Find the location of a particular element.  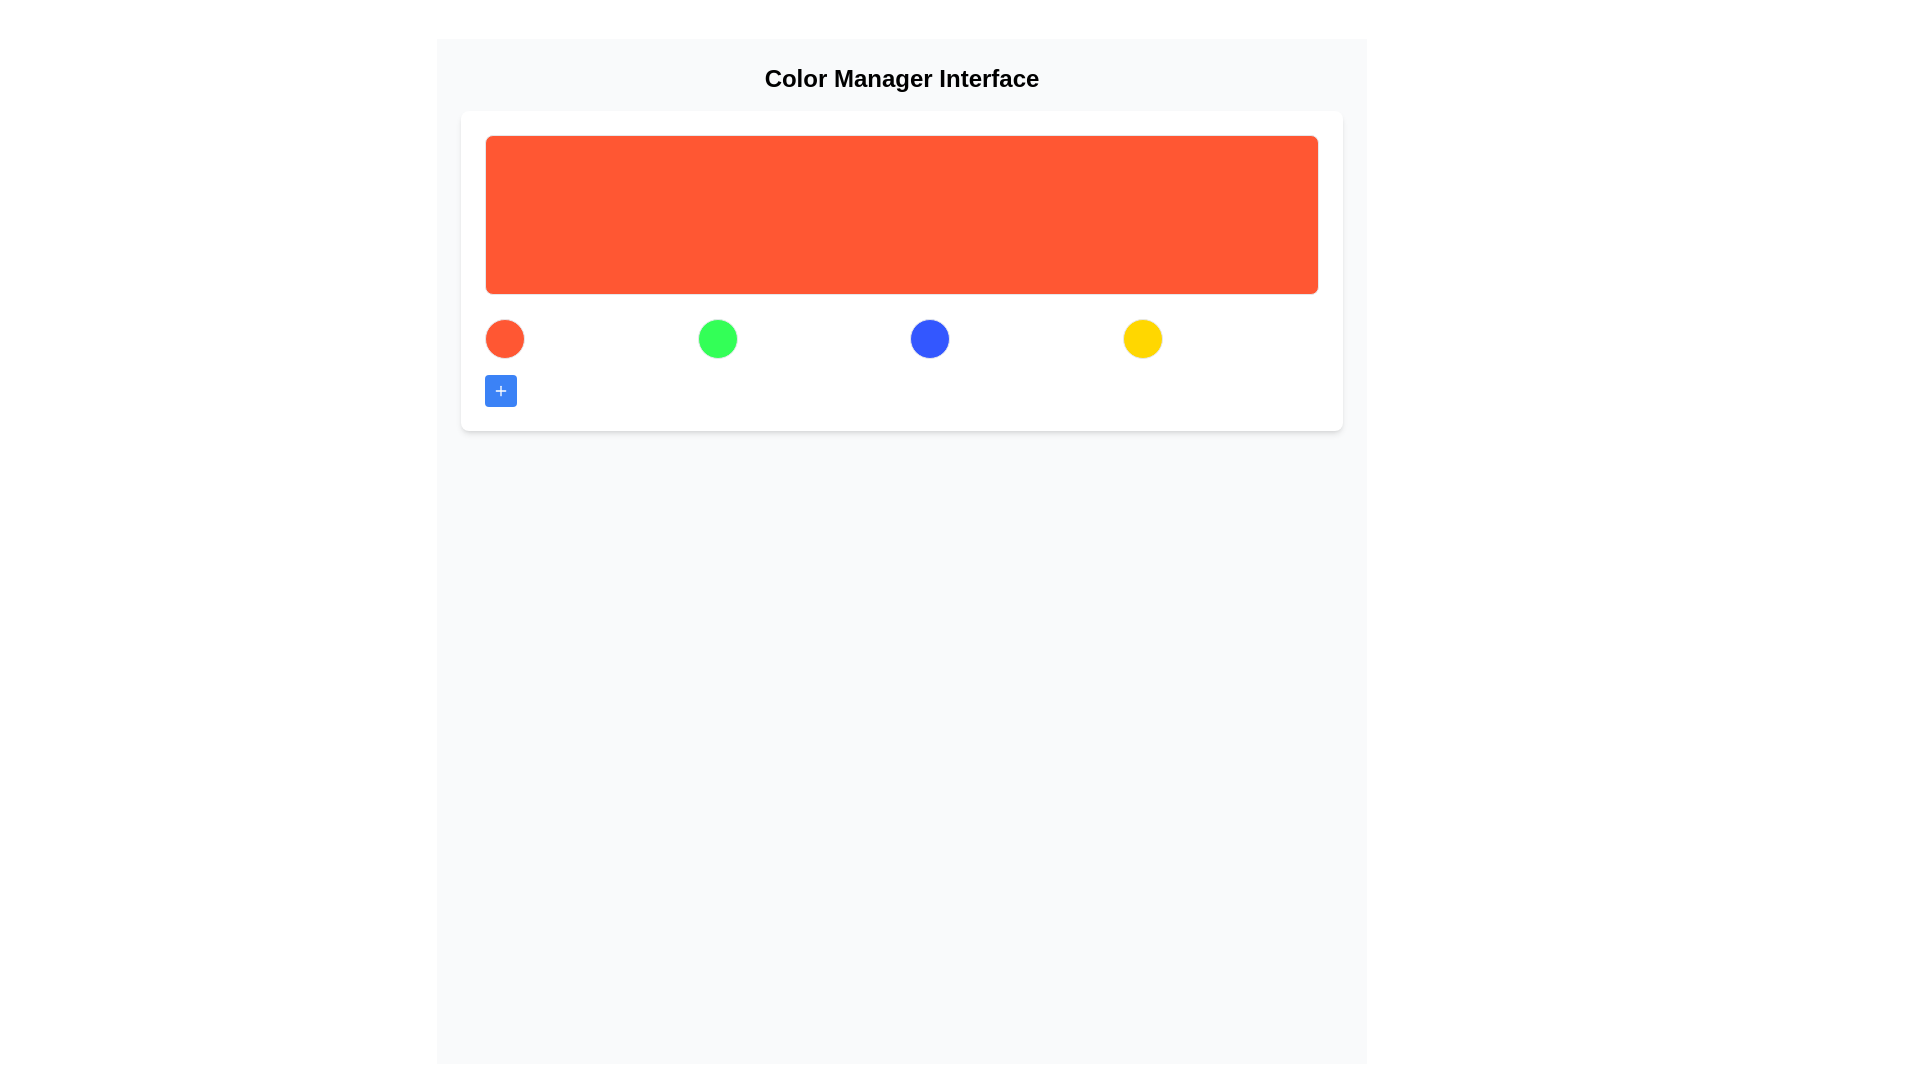

keyboard navigation is located at coordinates (929, 338).